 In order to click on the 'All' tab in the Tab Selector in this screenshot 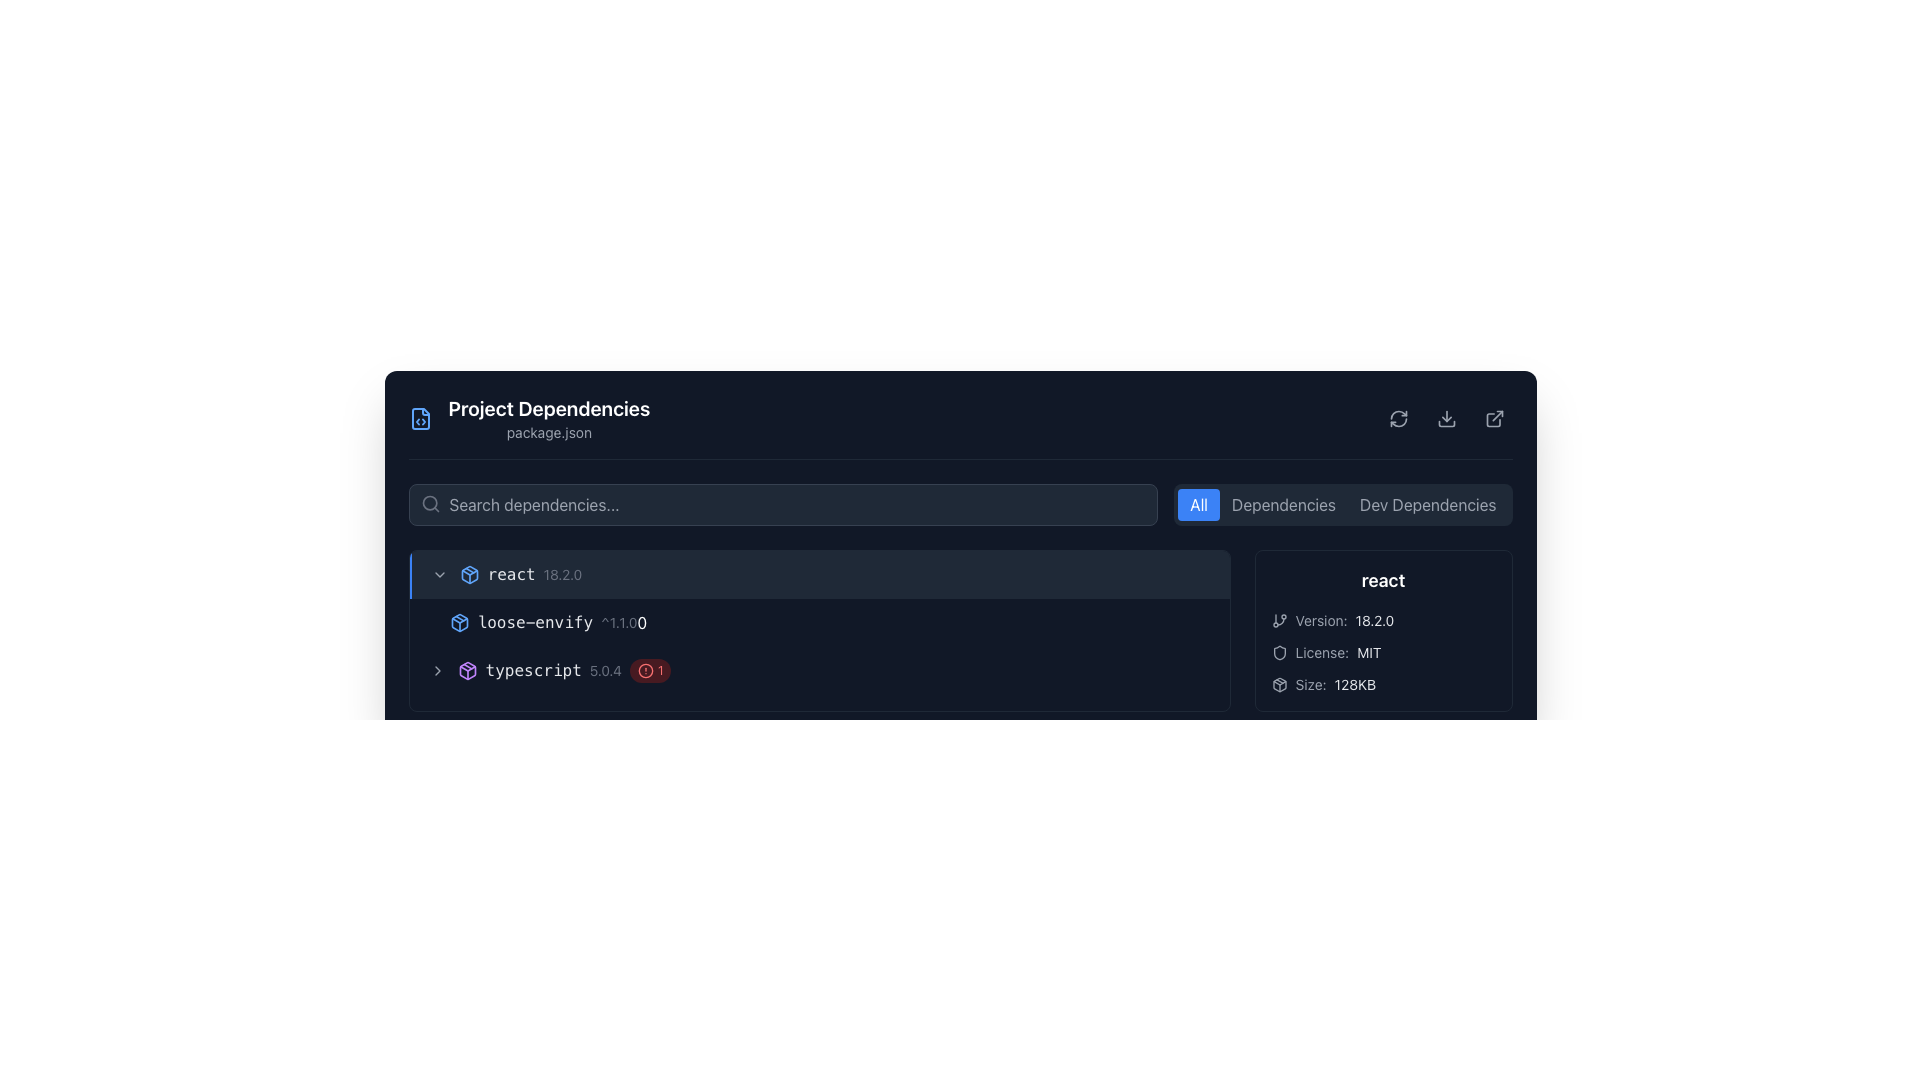, I will do `click(1343, 504)`.